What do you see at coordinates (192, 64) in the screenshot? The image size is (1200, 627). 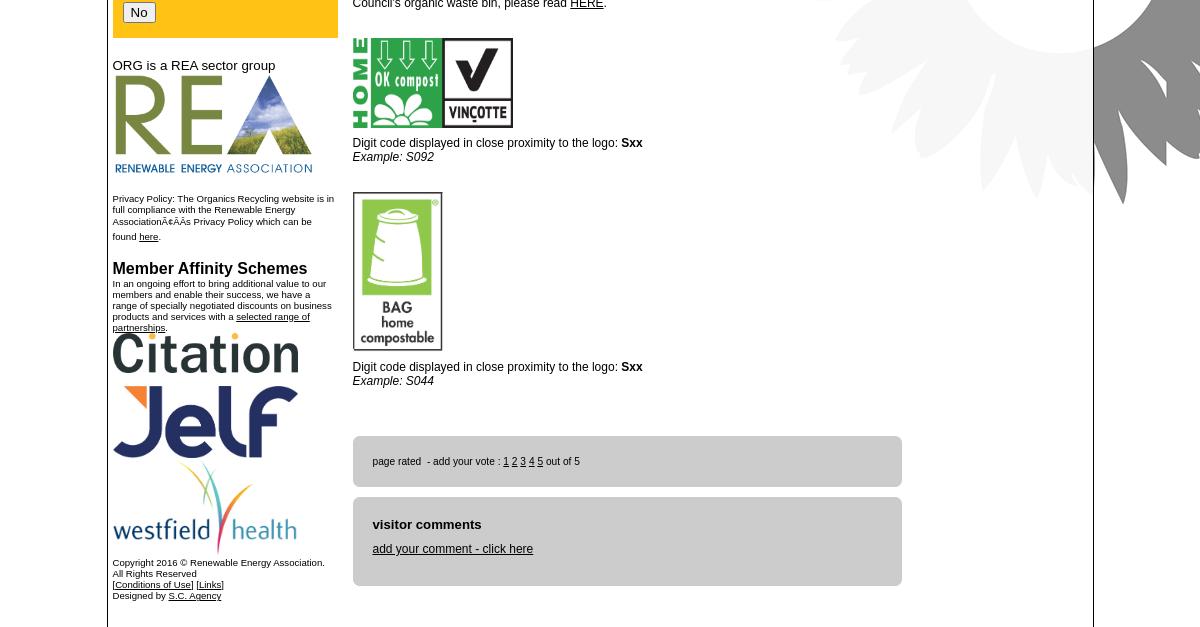 I see `'ORG is a REA sector group'` at bounding box center [192, 64].